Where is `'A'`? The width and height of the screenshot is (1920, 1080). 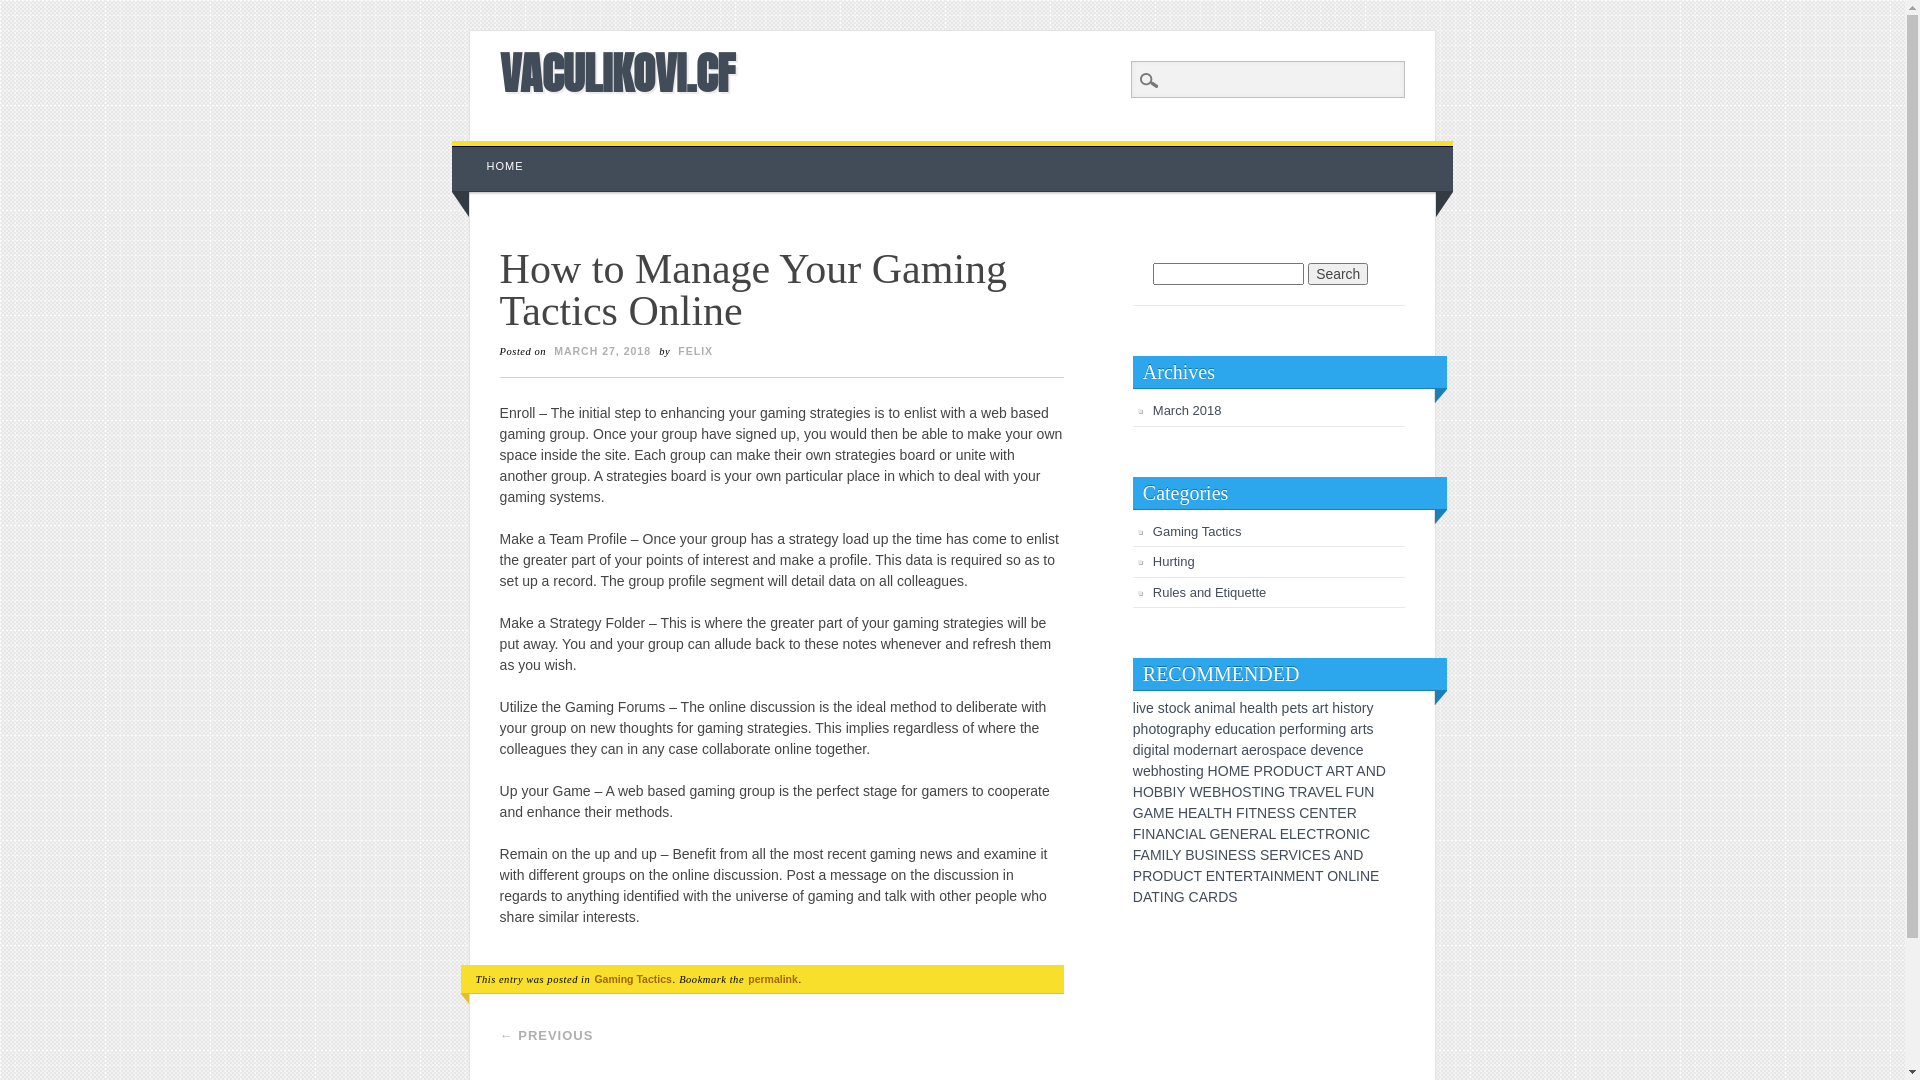
'A' is located at coordinates (1142, 896).